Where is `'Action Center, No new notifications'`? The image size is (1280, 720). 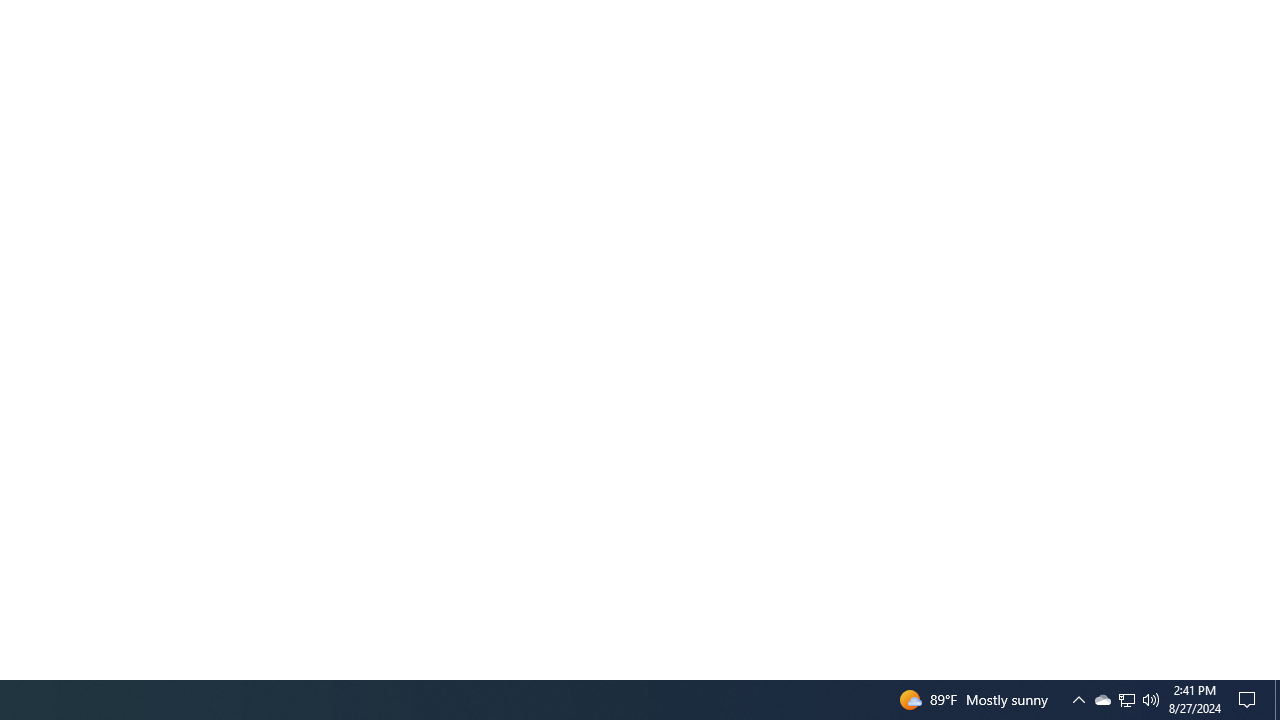
'Action Center, No new notifications' is located at coordinates (1250, 698).